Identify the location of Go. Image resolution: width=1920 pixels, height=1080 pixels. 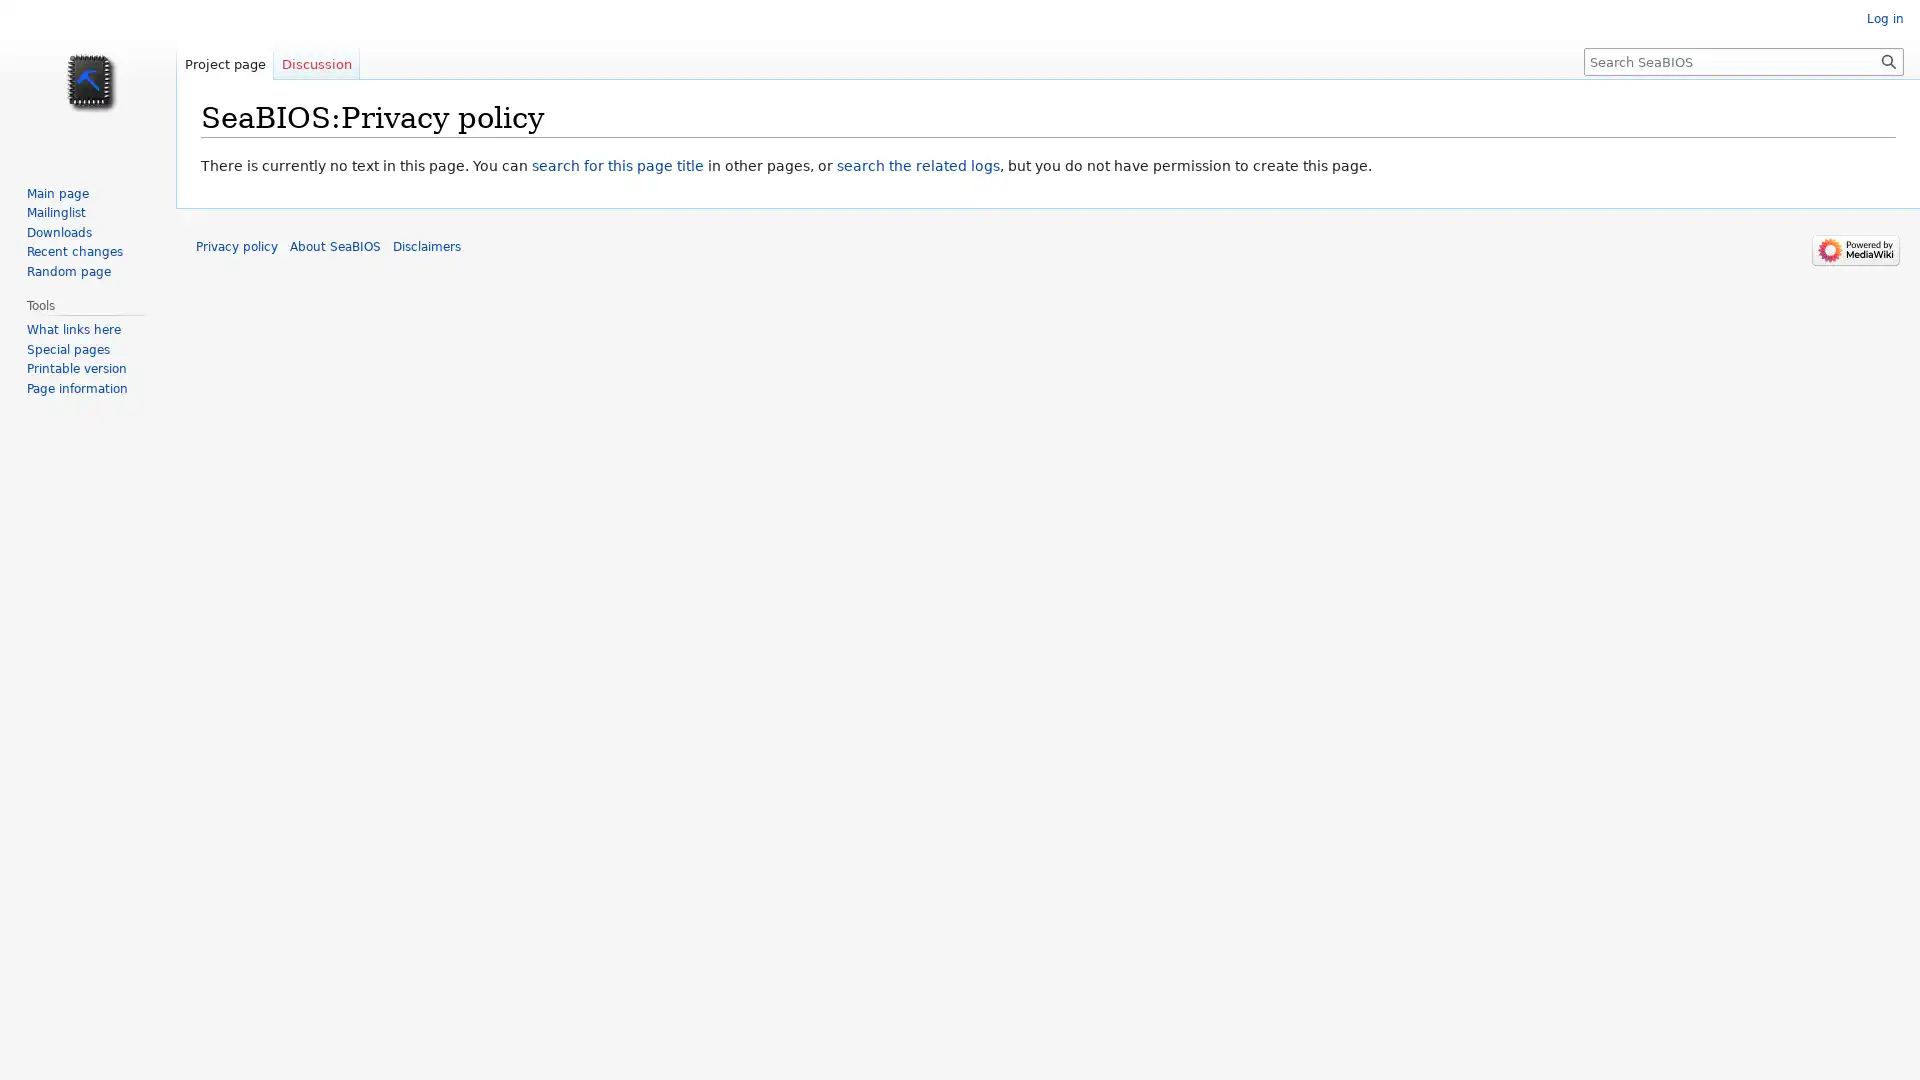
(1888, 60).